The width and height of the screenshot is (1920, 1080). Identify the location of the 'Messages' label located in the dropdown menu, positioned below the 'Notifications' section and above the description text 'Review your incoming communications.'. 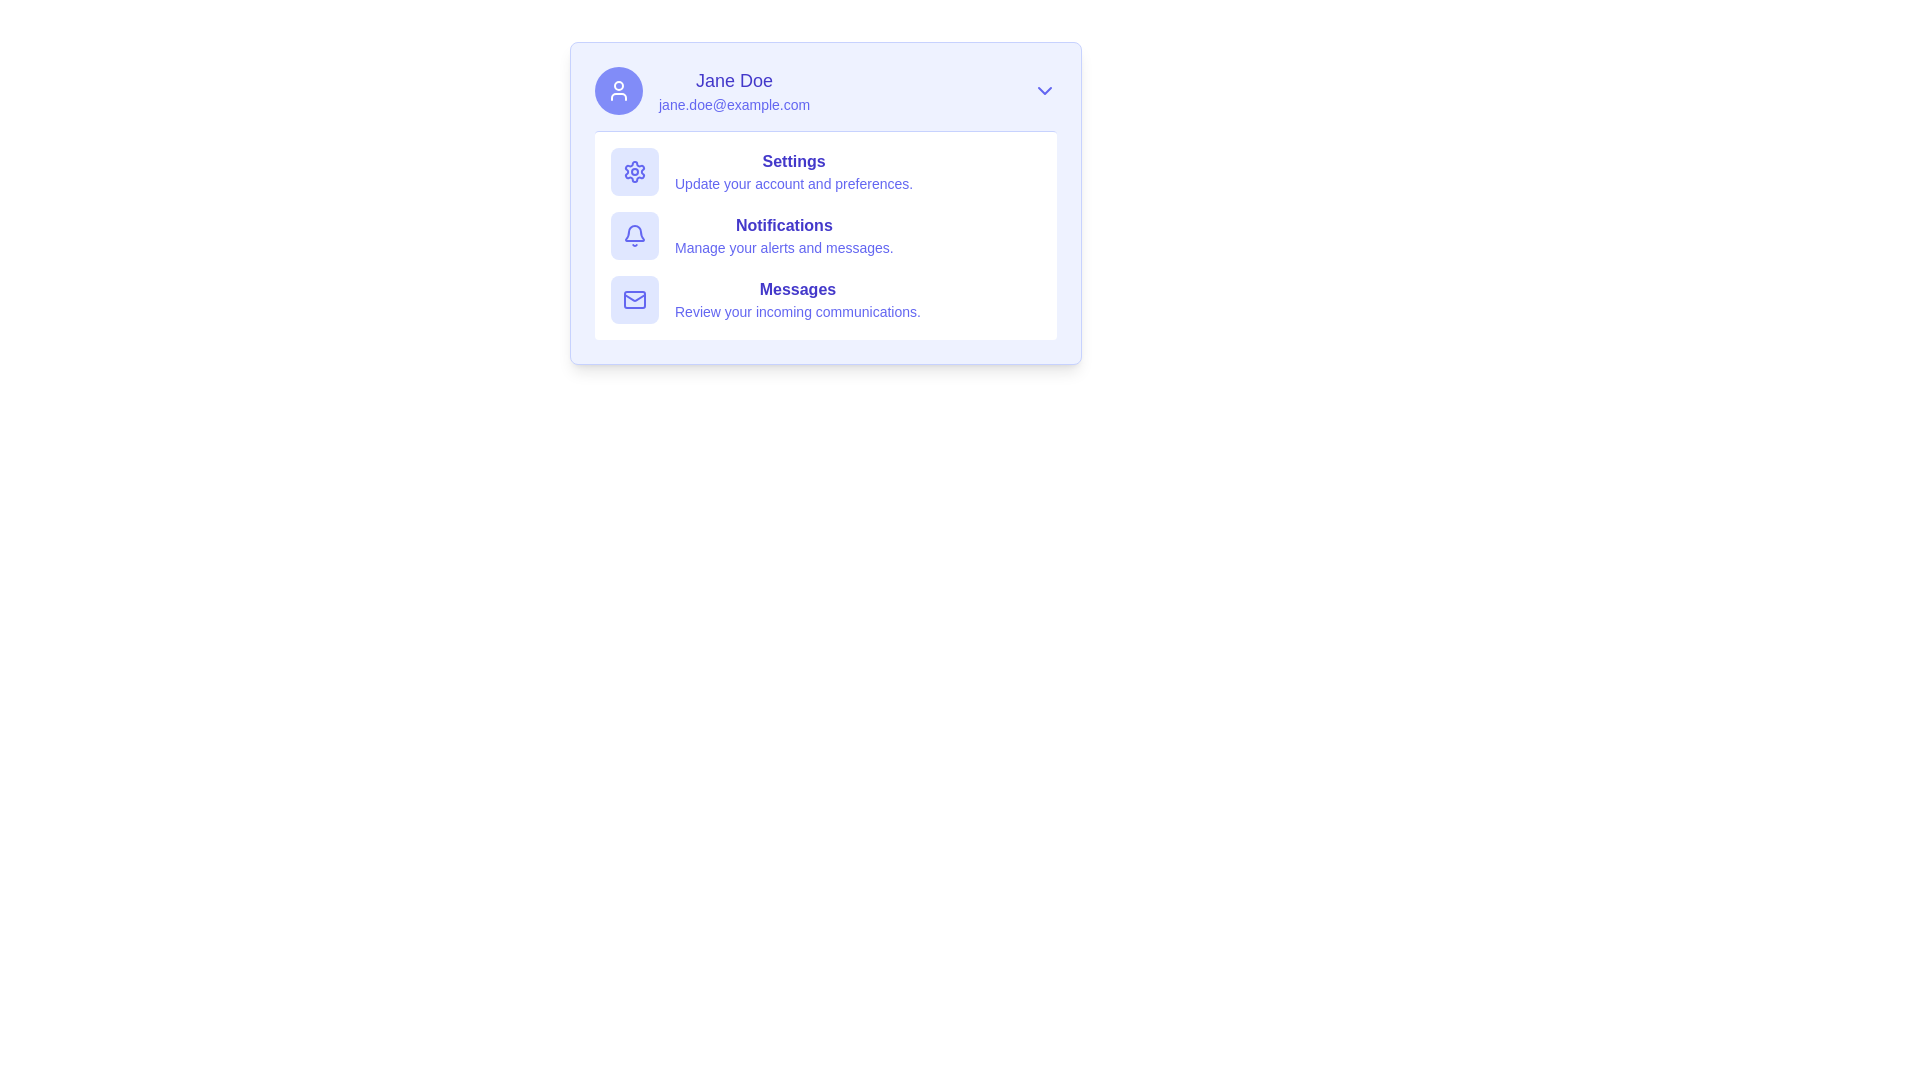
(796, 289).